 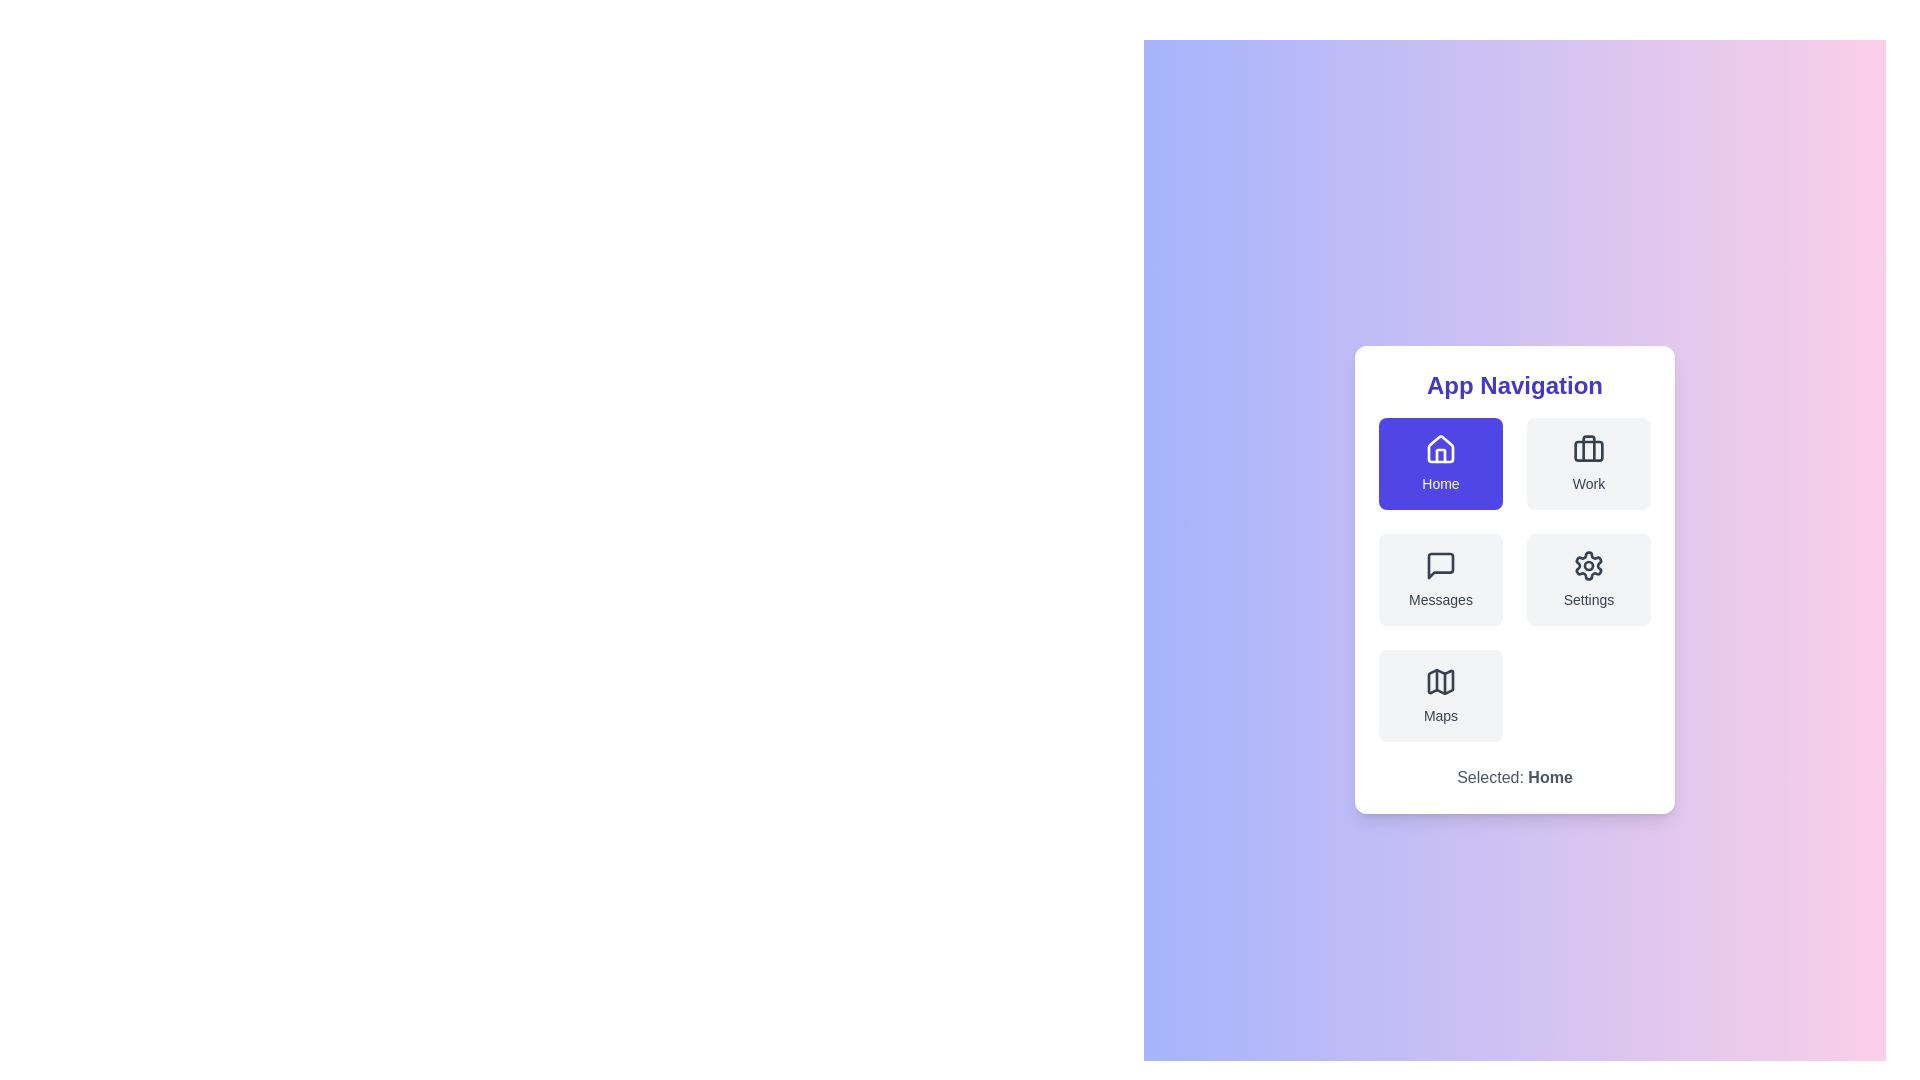 What do you see at coordinates (1440, 694) in the screenshot?
I see `the menu item Maps from the available options` at bounding box center [1440, 694].